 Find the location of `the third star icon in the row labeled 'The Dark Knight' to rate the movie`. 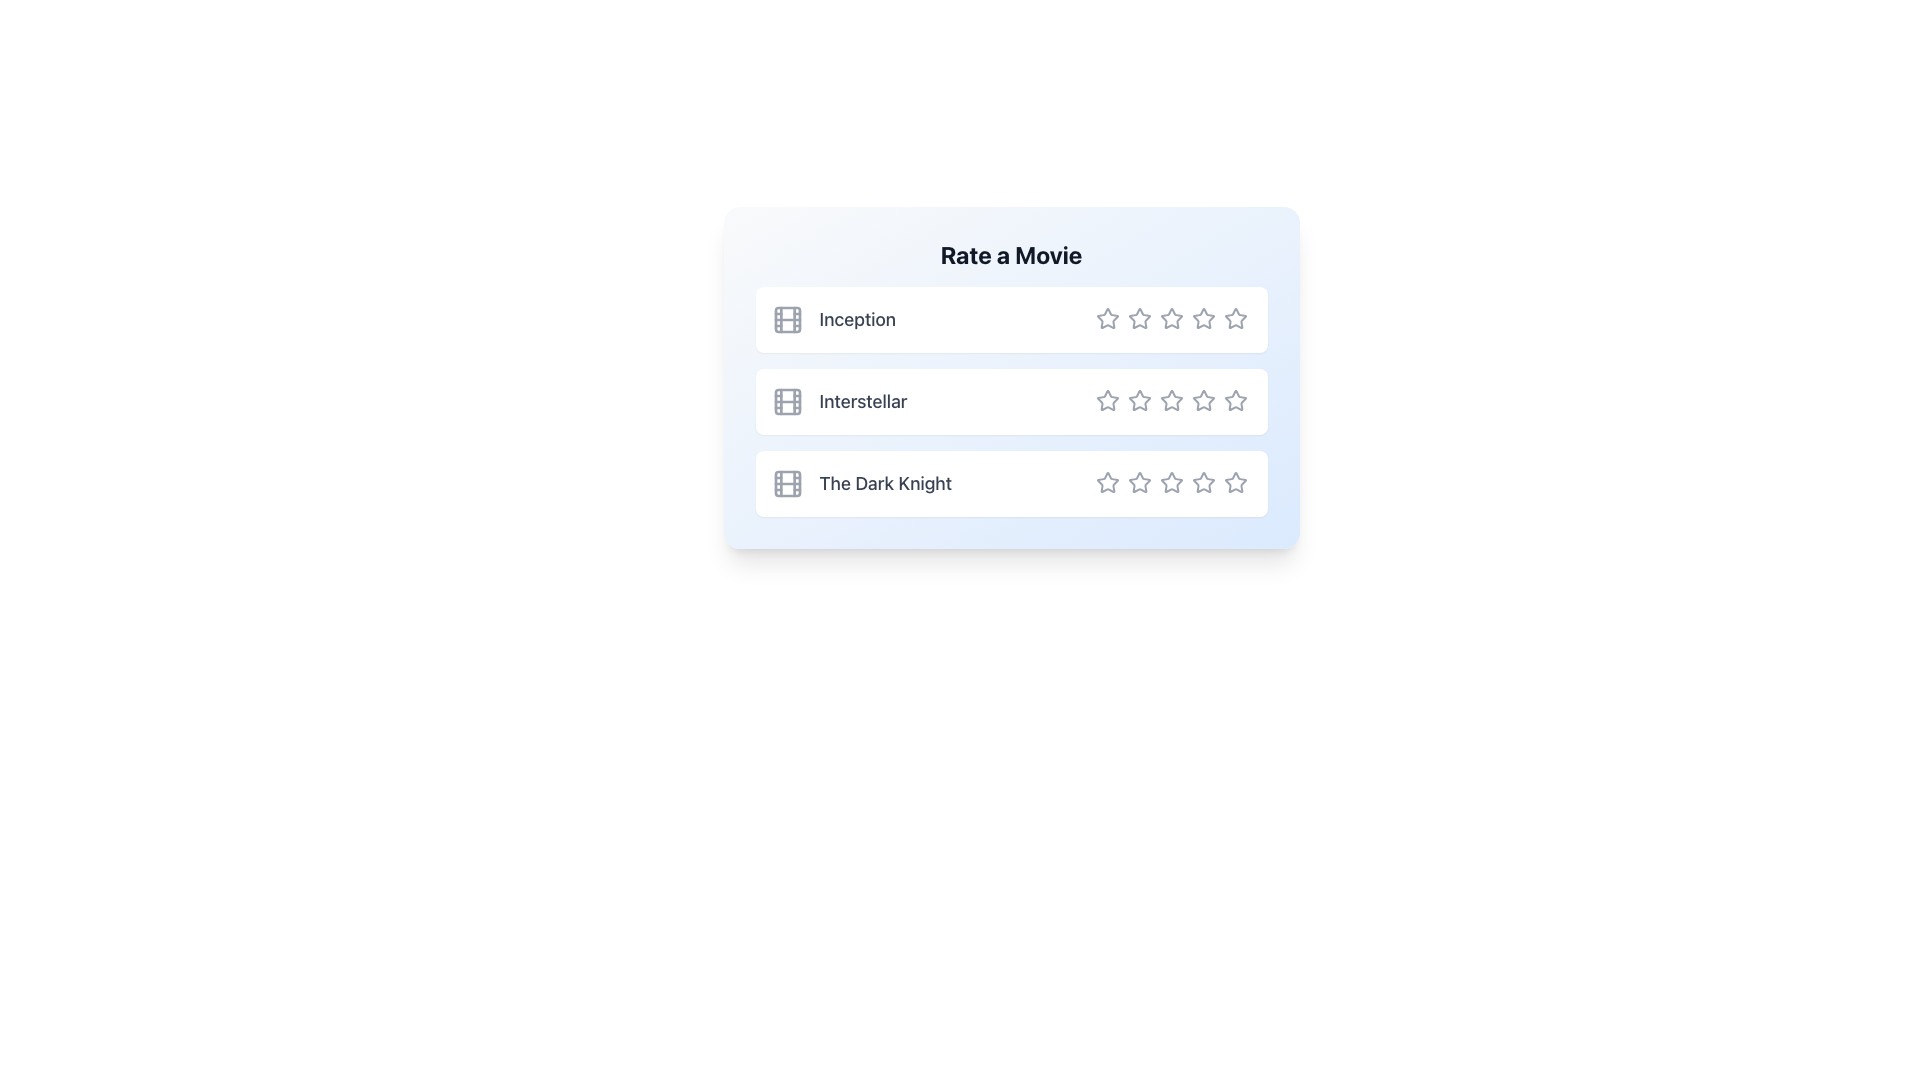

the third star icon in the row labeled 'The Dark Knight' to rate the movie is located at coordinates (1171, 482).